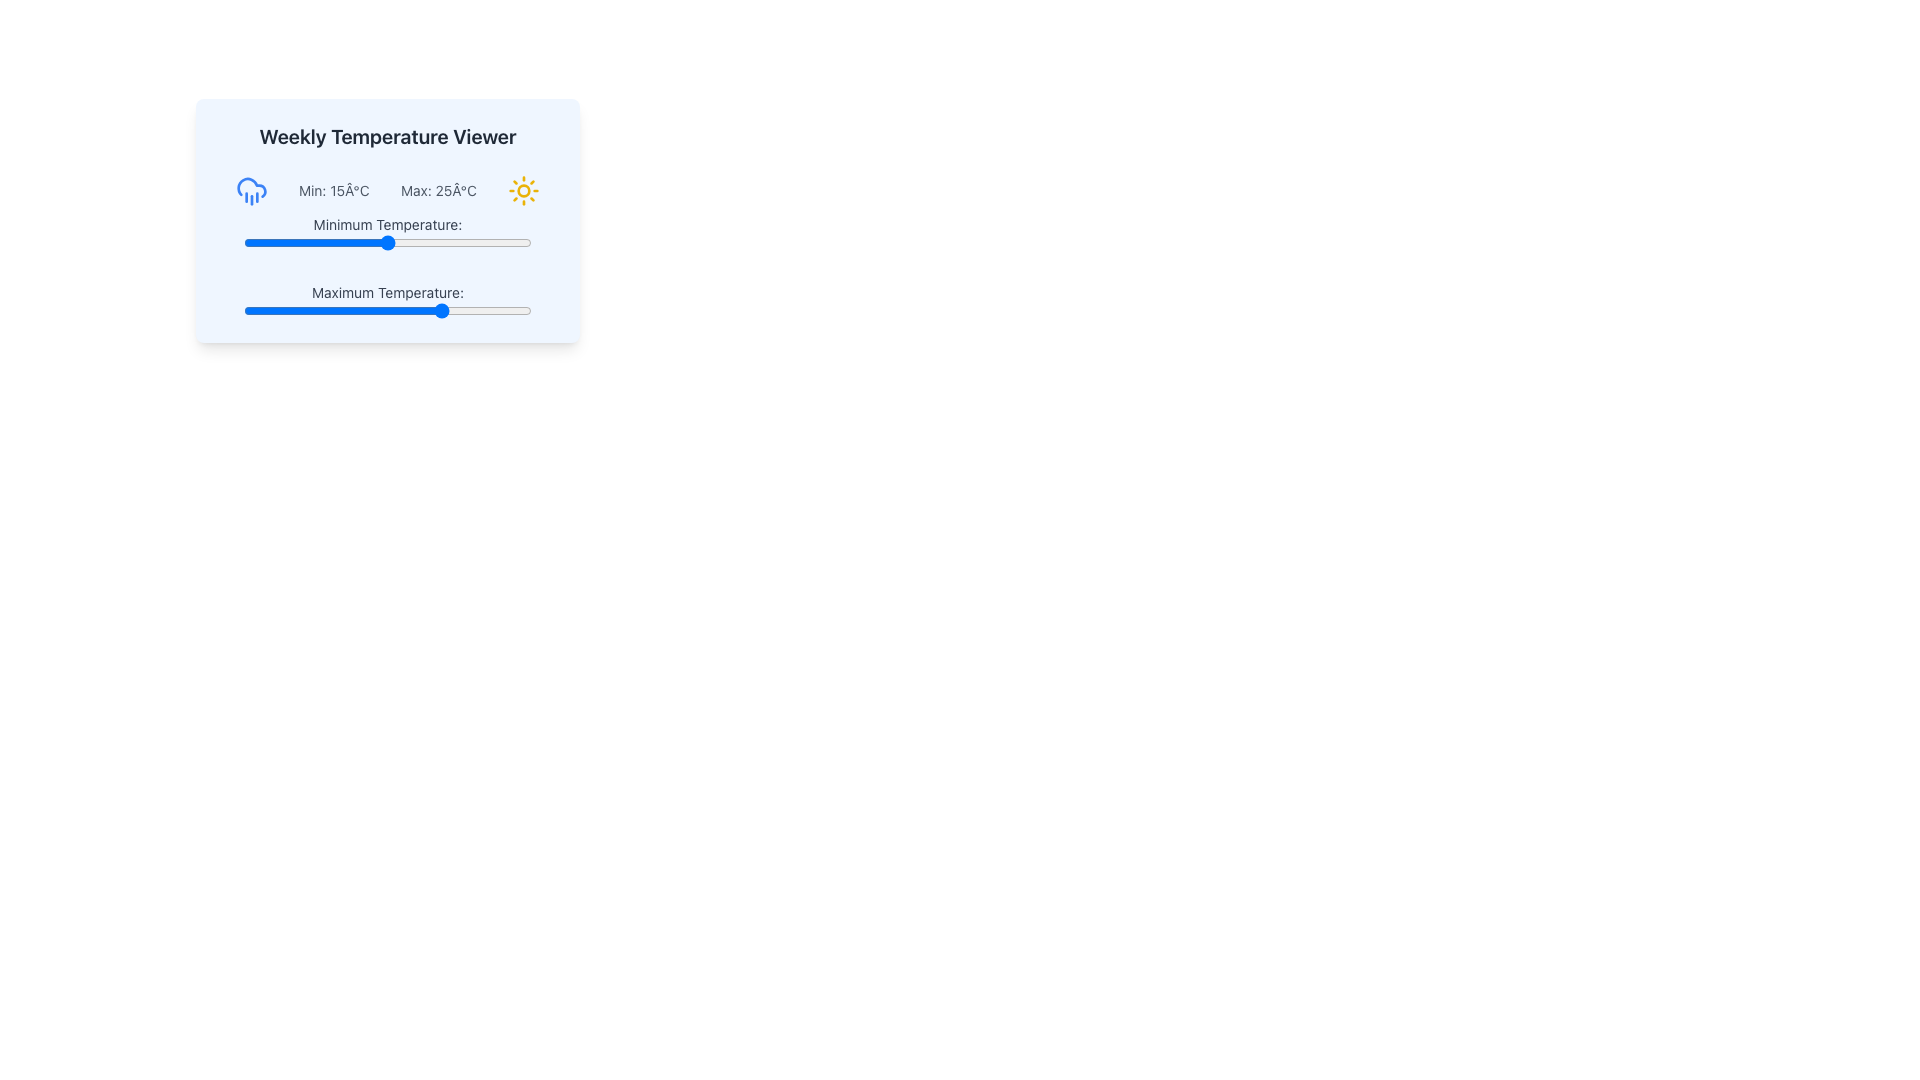 The height and width of the screenshot is (1080, 1920). What do you see at coordinates (388, 265) in the screenshot?
I see `the vertical range sliders labeled 'Minimum Temperature:' and 'Maximum Temperature:' in the 'Weekly Temperature Viewer' card` at bounding box center [388, 265].